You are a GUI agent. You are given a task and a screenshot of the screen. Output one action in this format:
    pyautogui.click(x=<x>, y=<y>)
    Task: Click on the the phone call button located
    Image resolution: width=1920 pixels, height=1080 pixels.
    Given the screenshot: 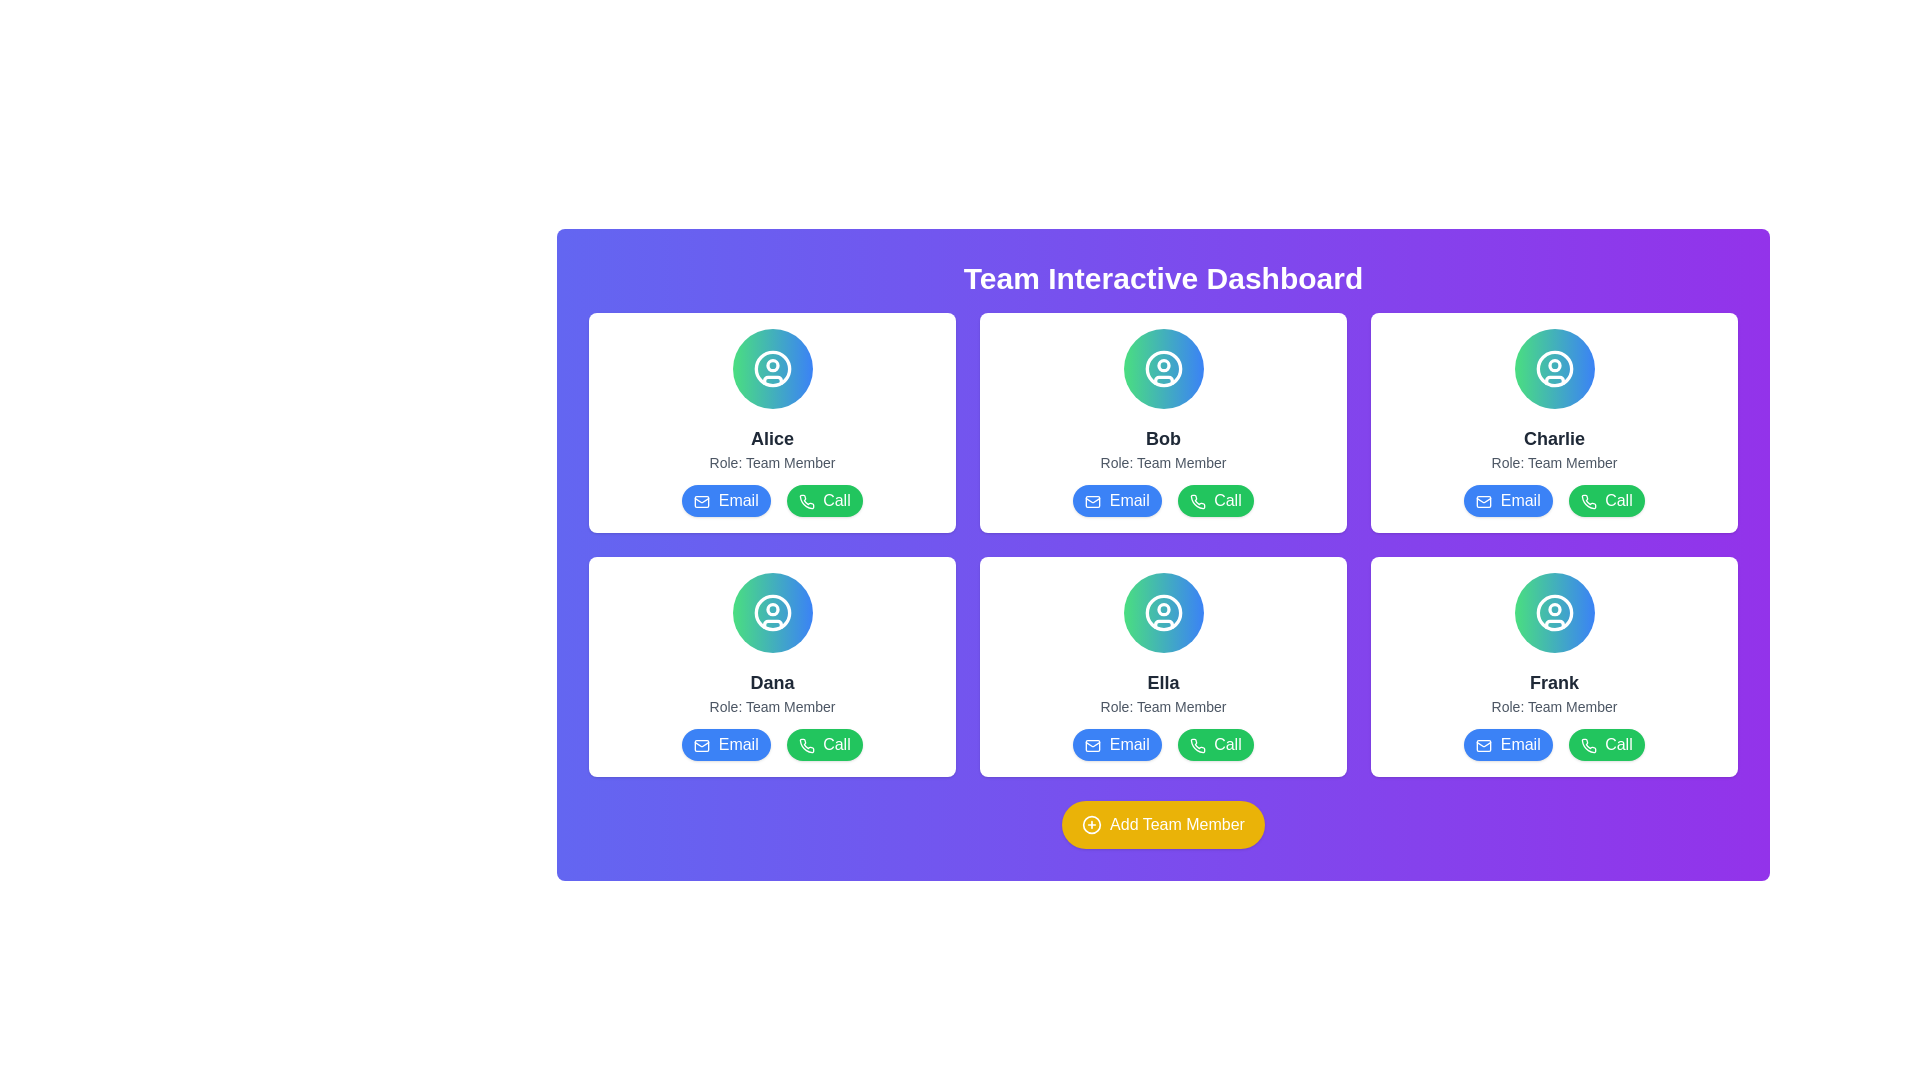 What is the action you would take?
    pyautogui.click(x=1214, y=500)
    